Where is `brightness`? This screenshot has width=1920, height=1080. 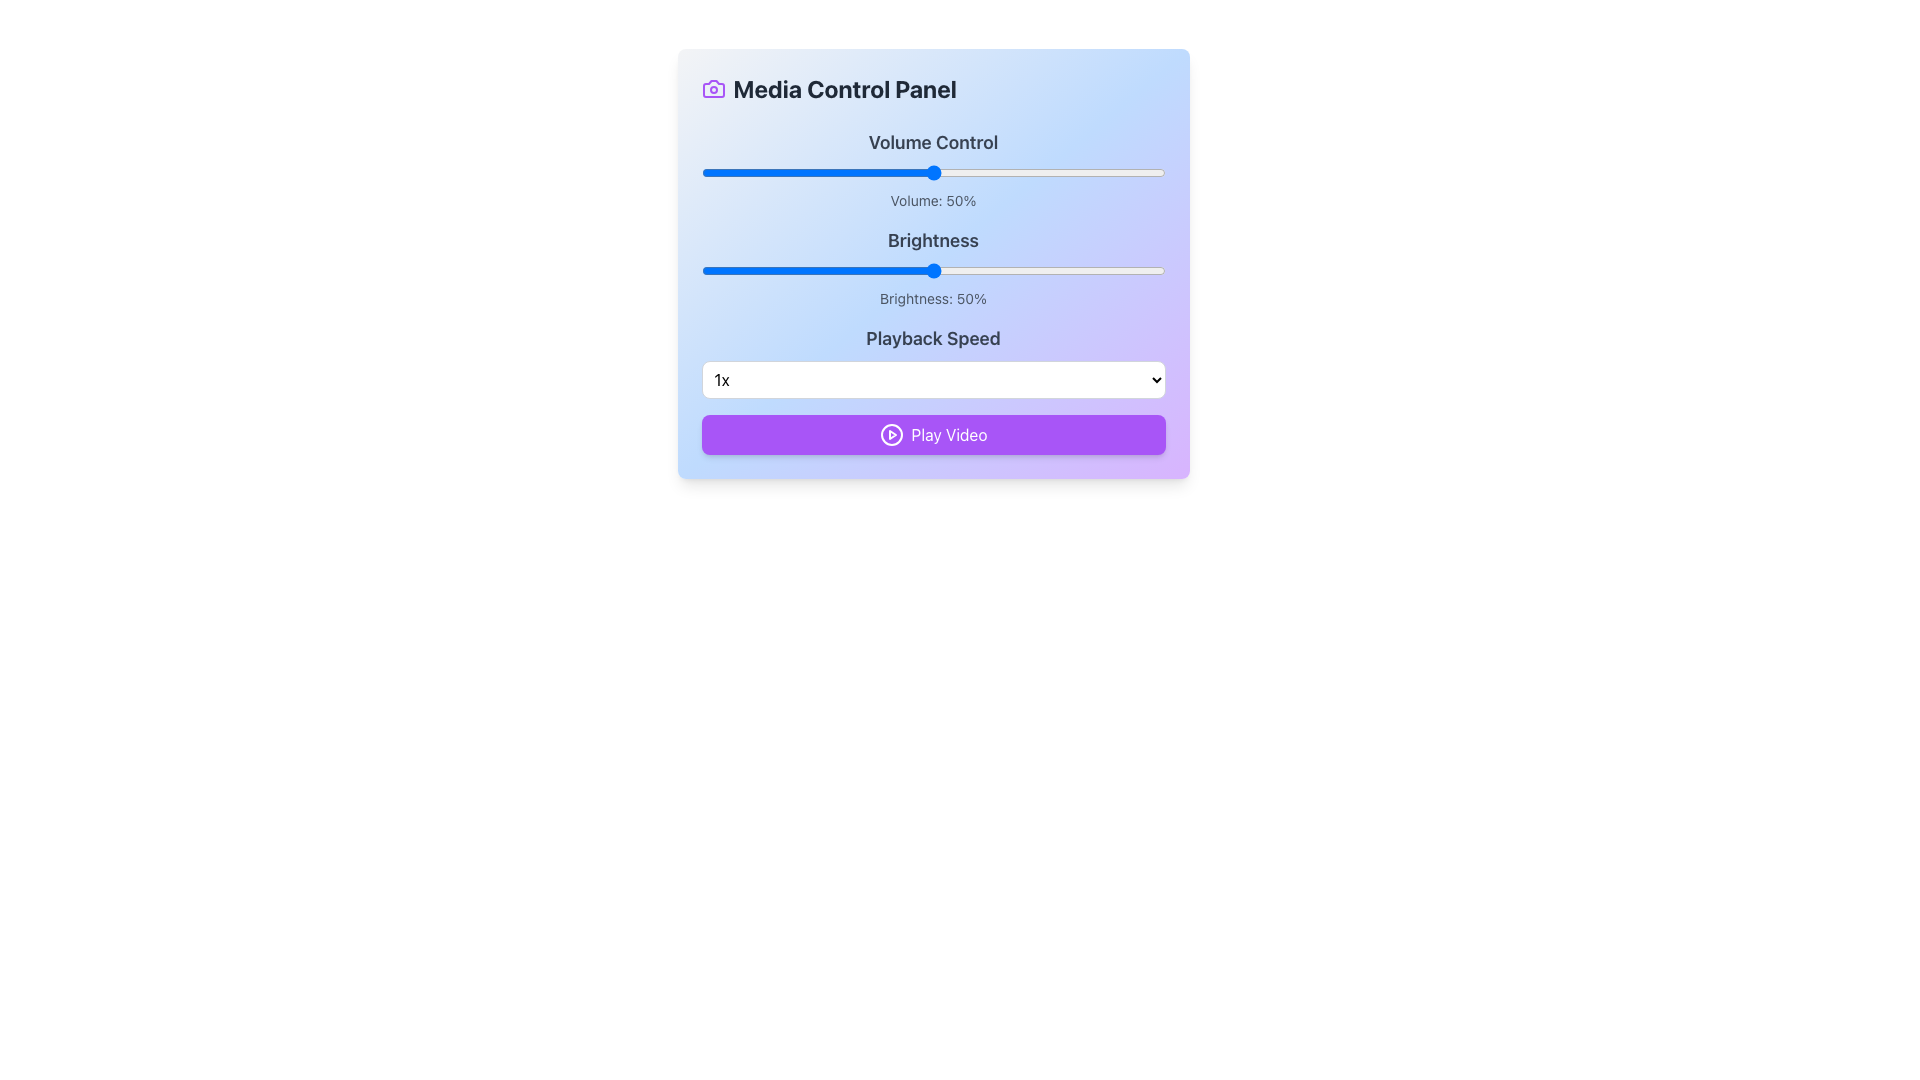
brightness is located at coordinates (955, 270).